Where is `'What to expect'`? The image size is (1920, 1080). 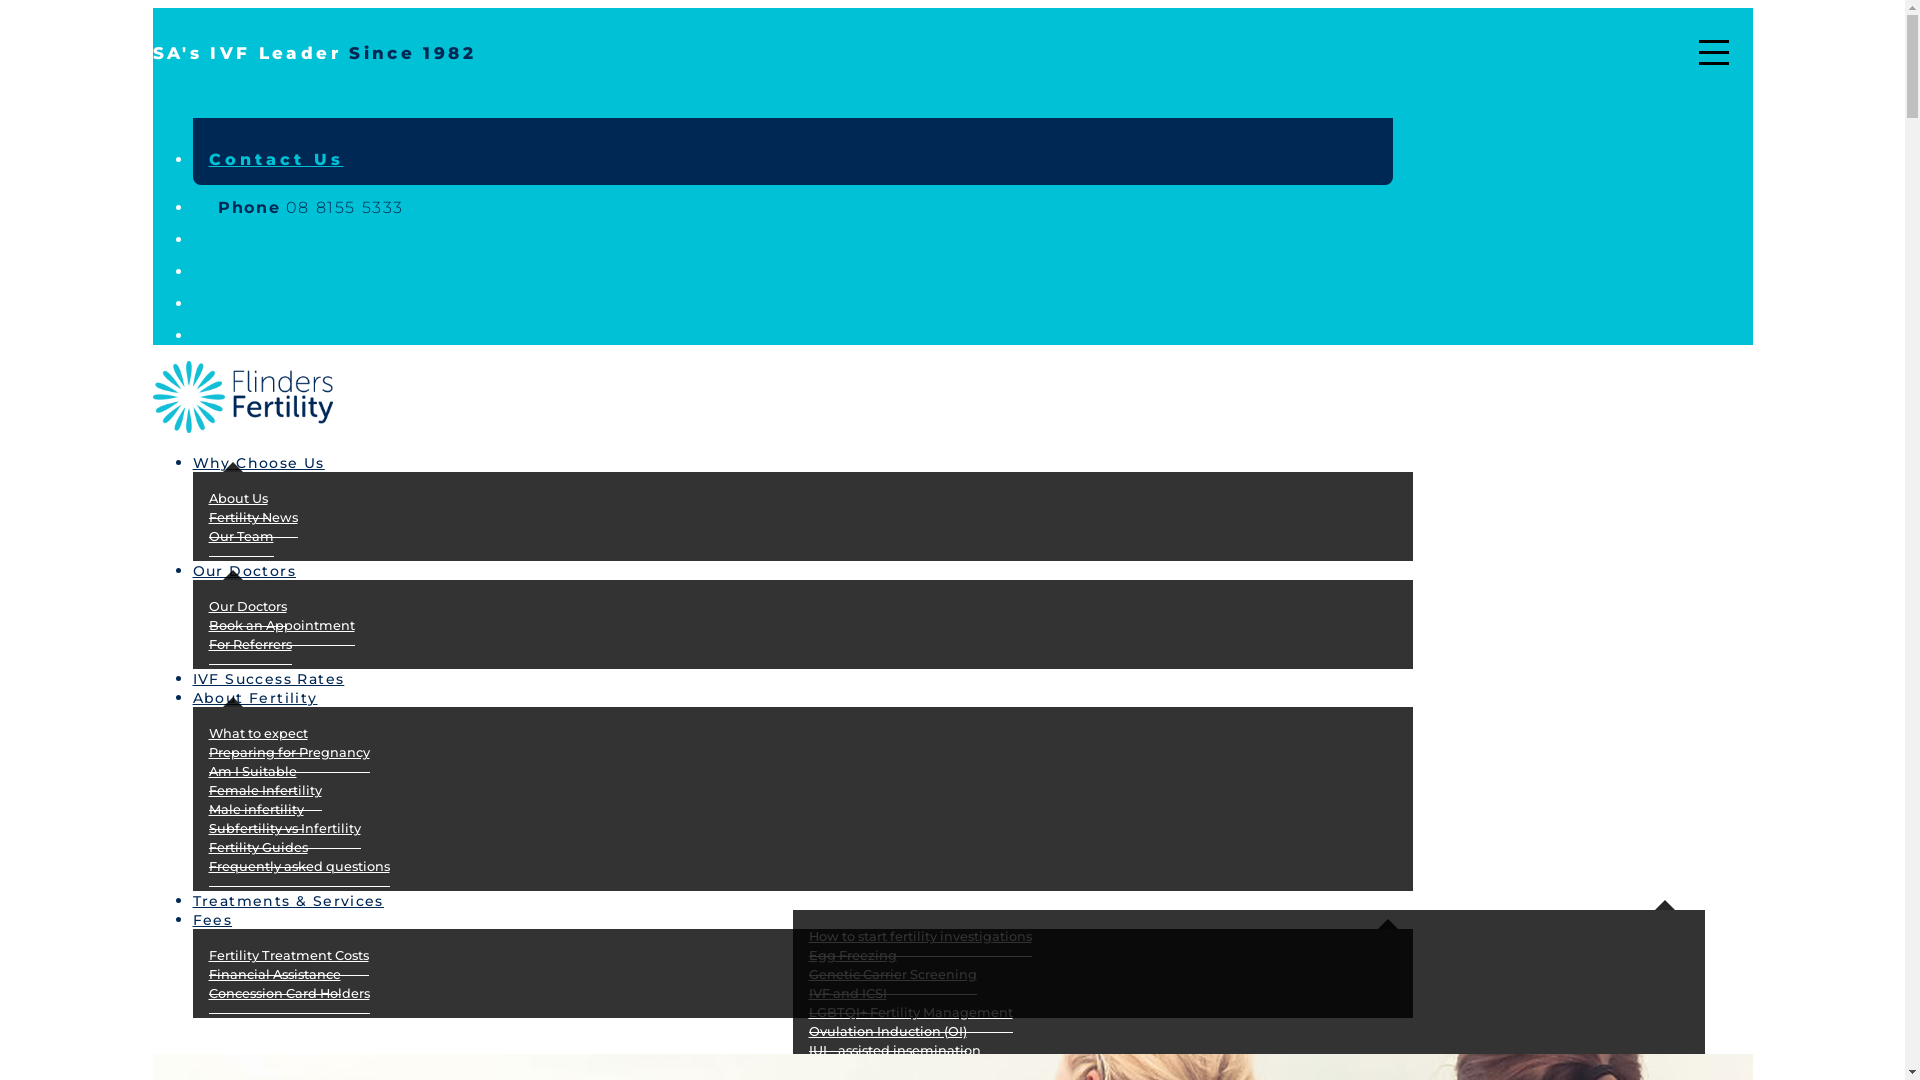
'What to expect' is located at coordinates (256, 733).